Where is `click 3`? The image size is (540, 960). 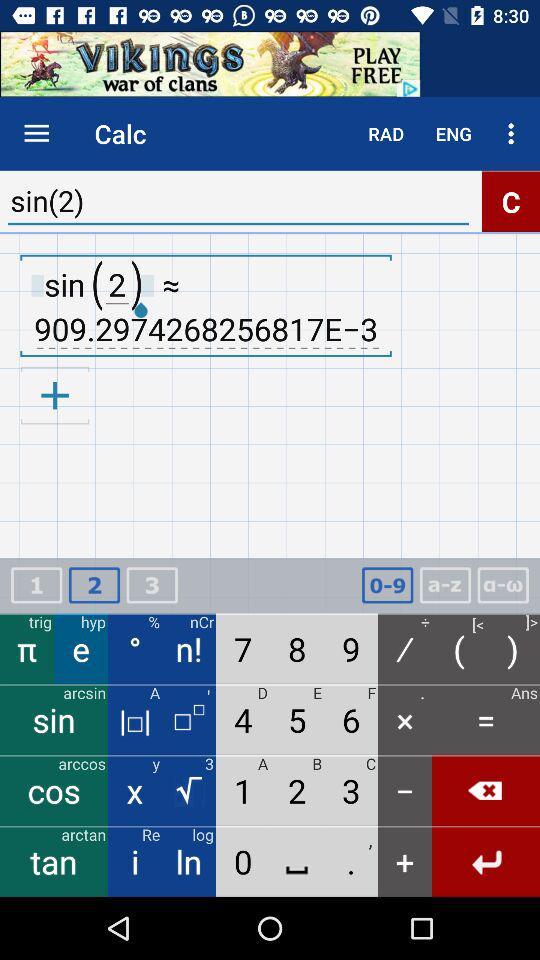 click 3 is located at coordinates (151, 585).